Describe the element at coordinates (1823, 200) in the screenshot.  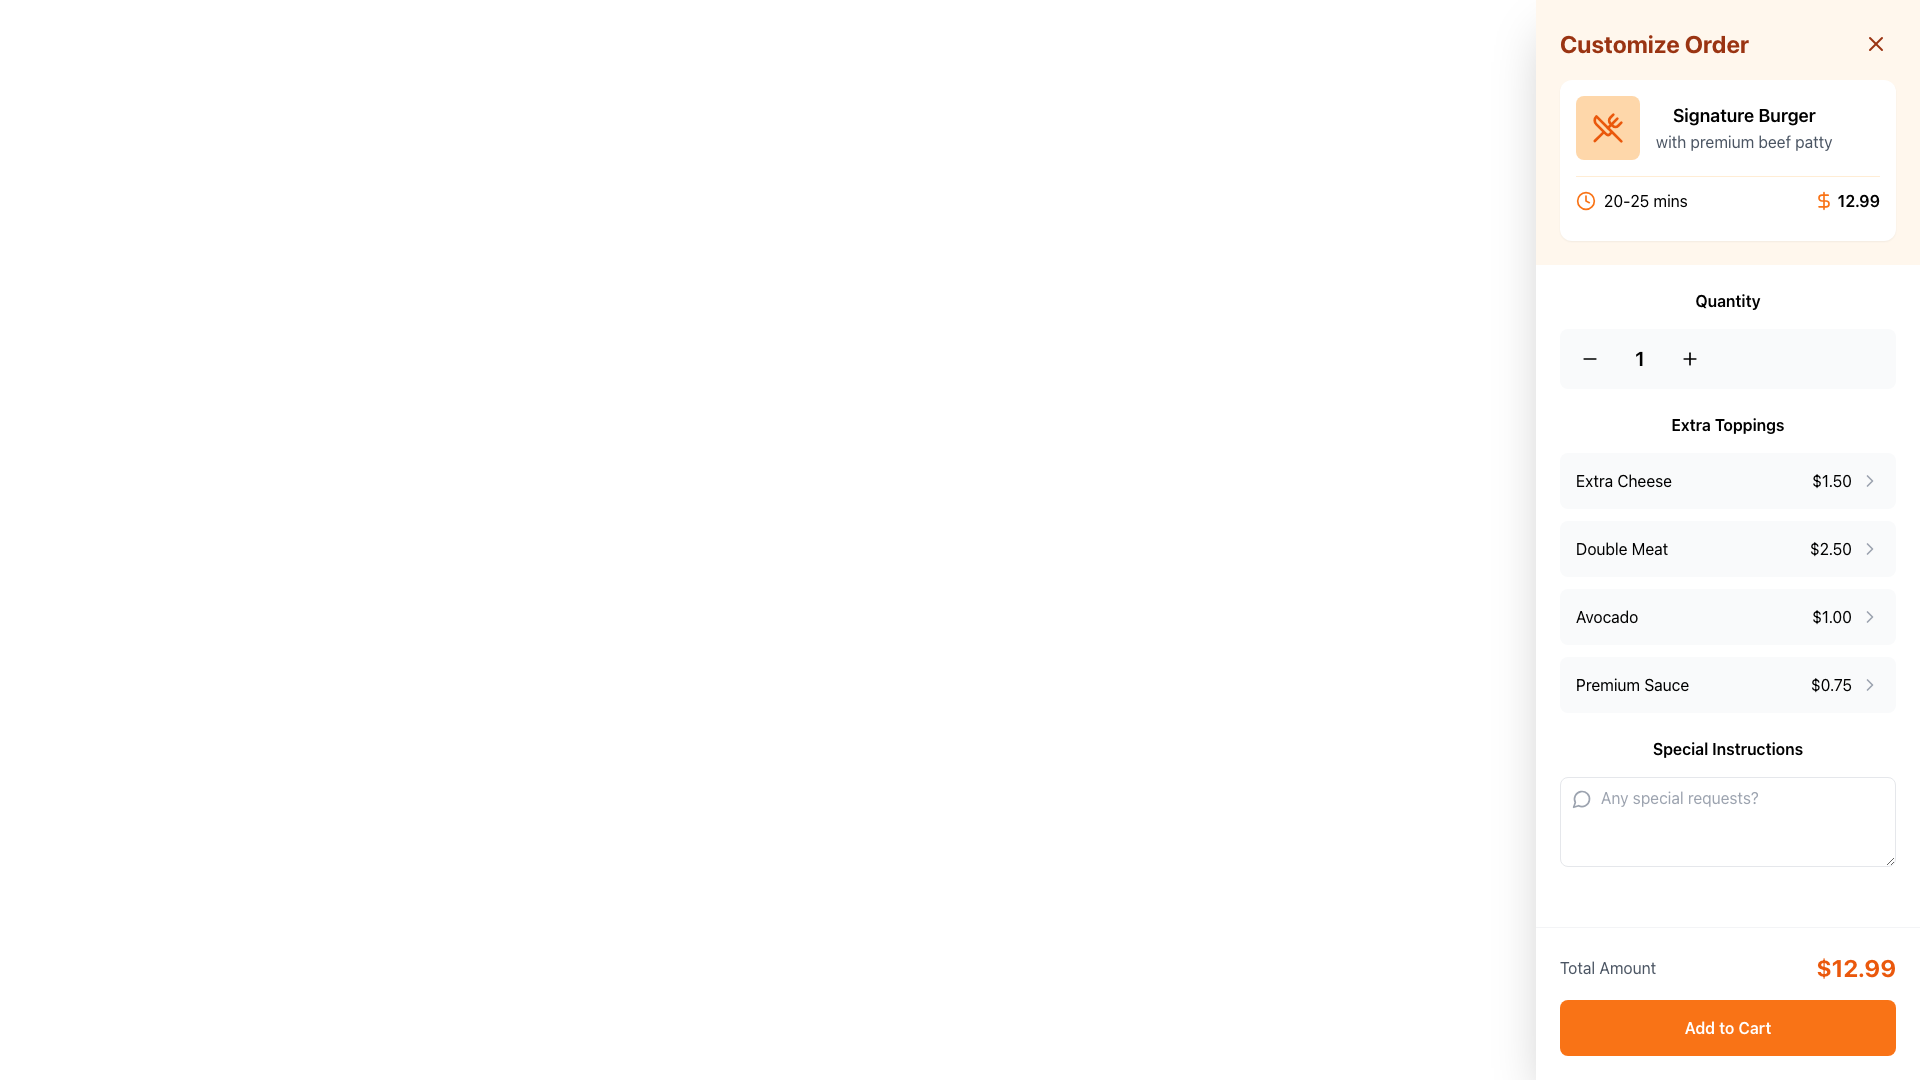
I see `the bright orange dollar sign ($) icon located on the right side of the price text ('12.99') in the 'Customize Order' panel` at that location.